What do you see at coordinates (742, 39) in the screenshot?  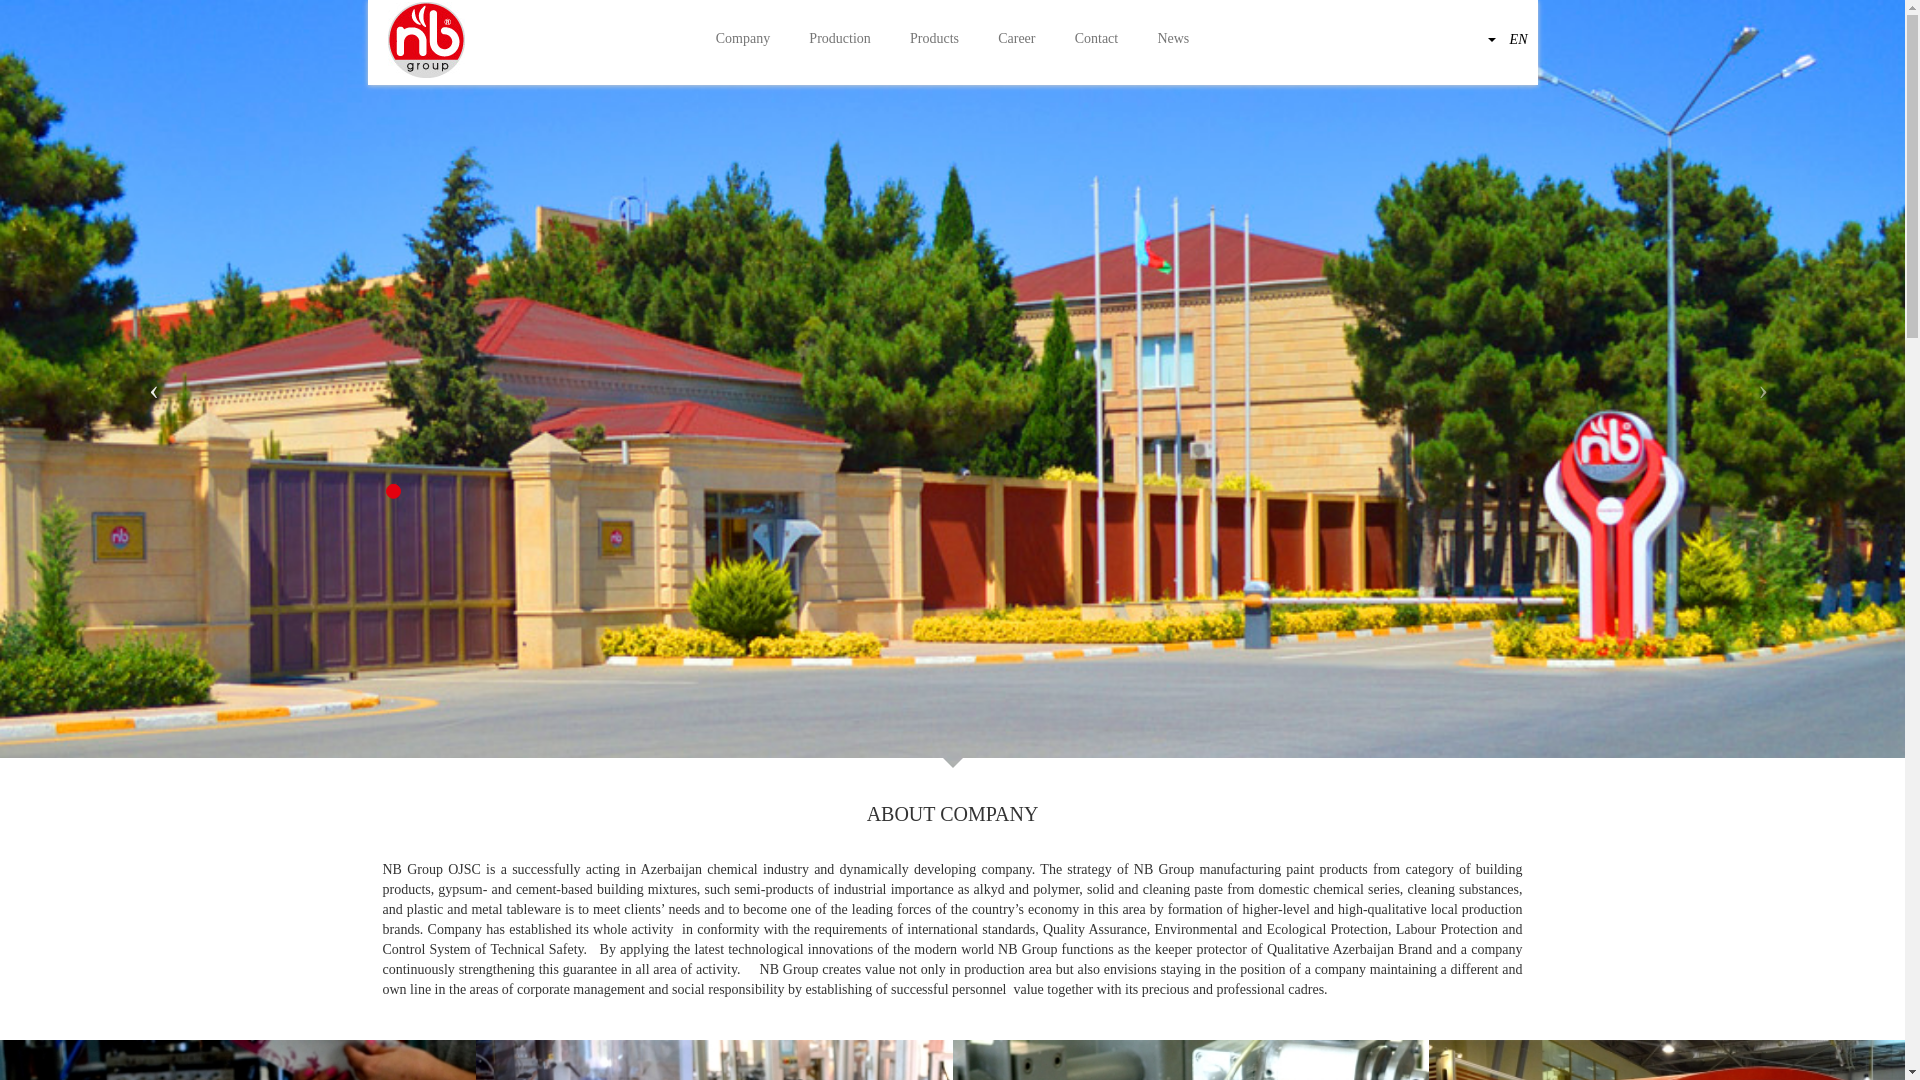 I see `'Company'` at bounding box center [742, 39].